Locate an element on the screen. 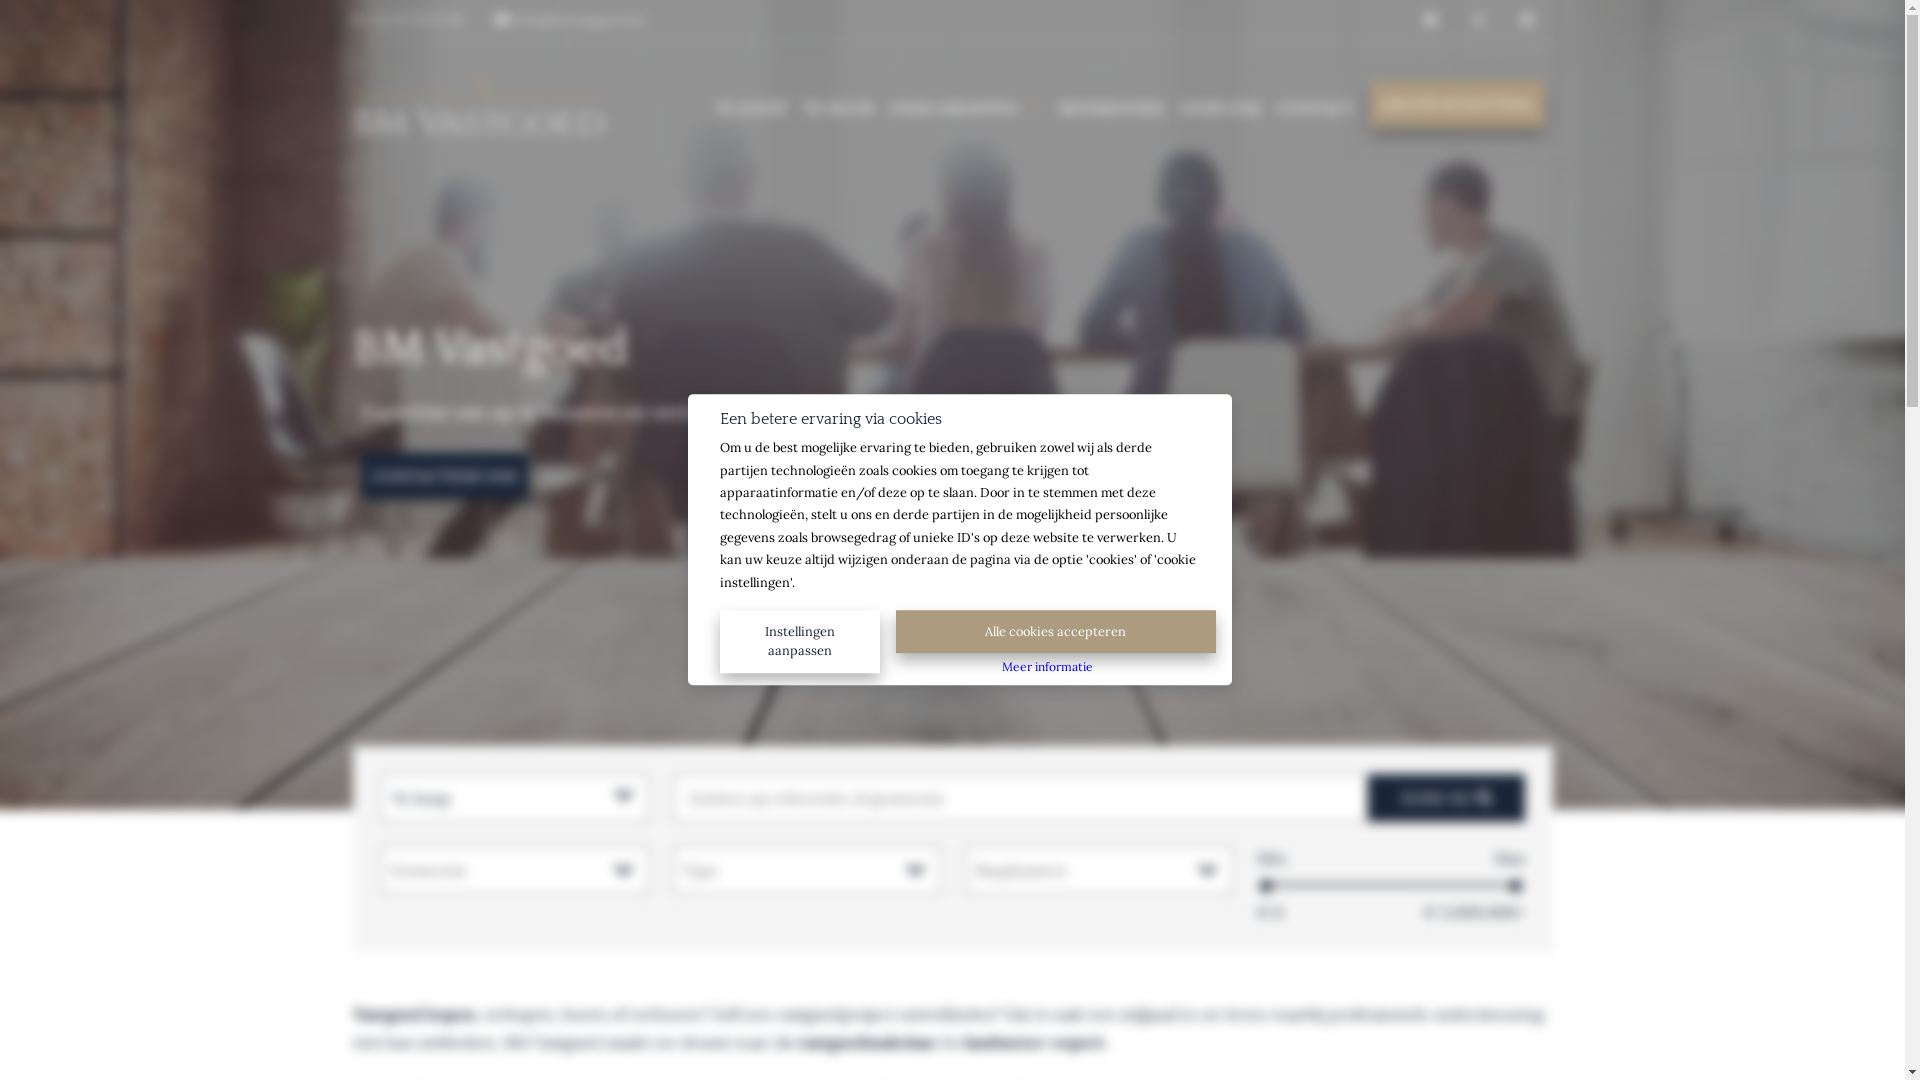  ' ' is located at coordinates (1479, 20).